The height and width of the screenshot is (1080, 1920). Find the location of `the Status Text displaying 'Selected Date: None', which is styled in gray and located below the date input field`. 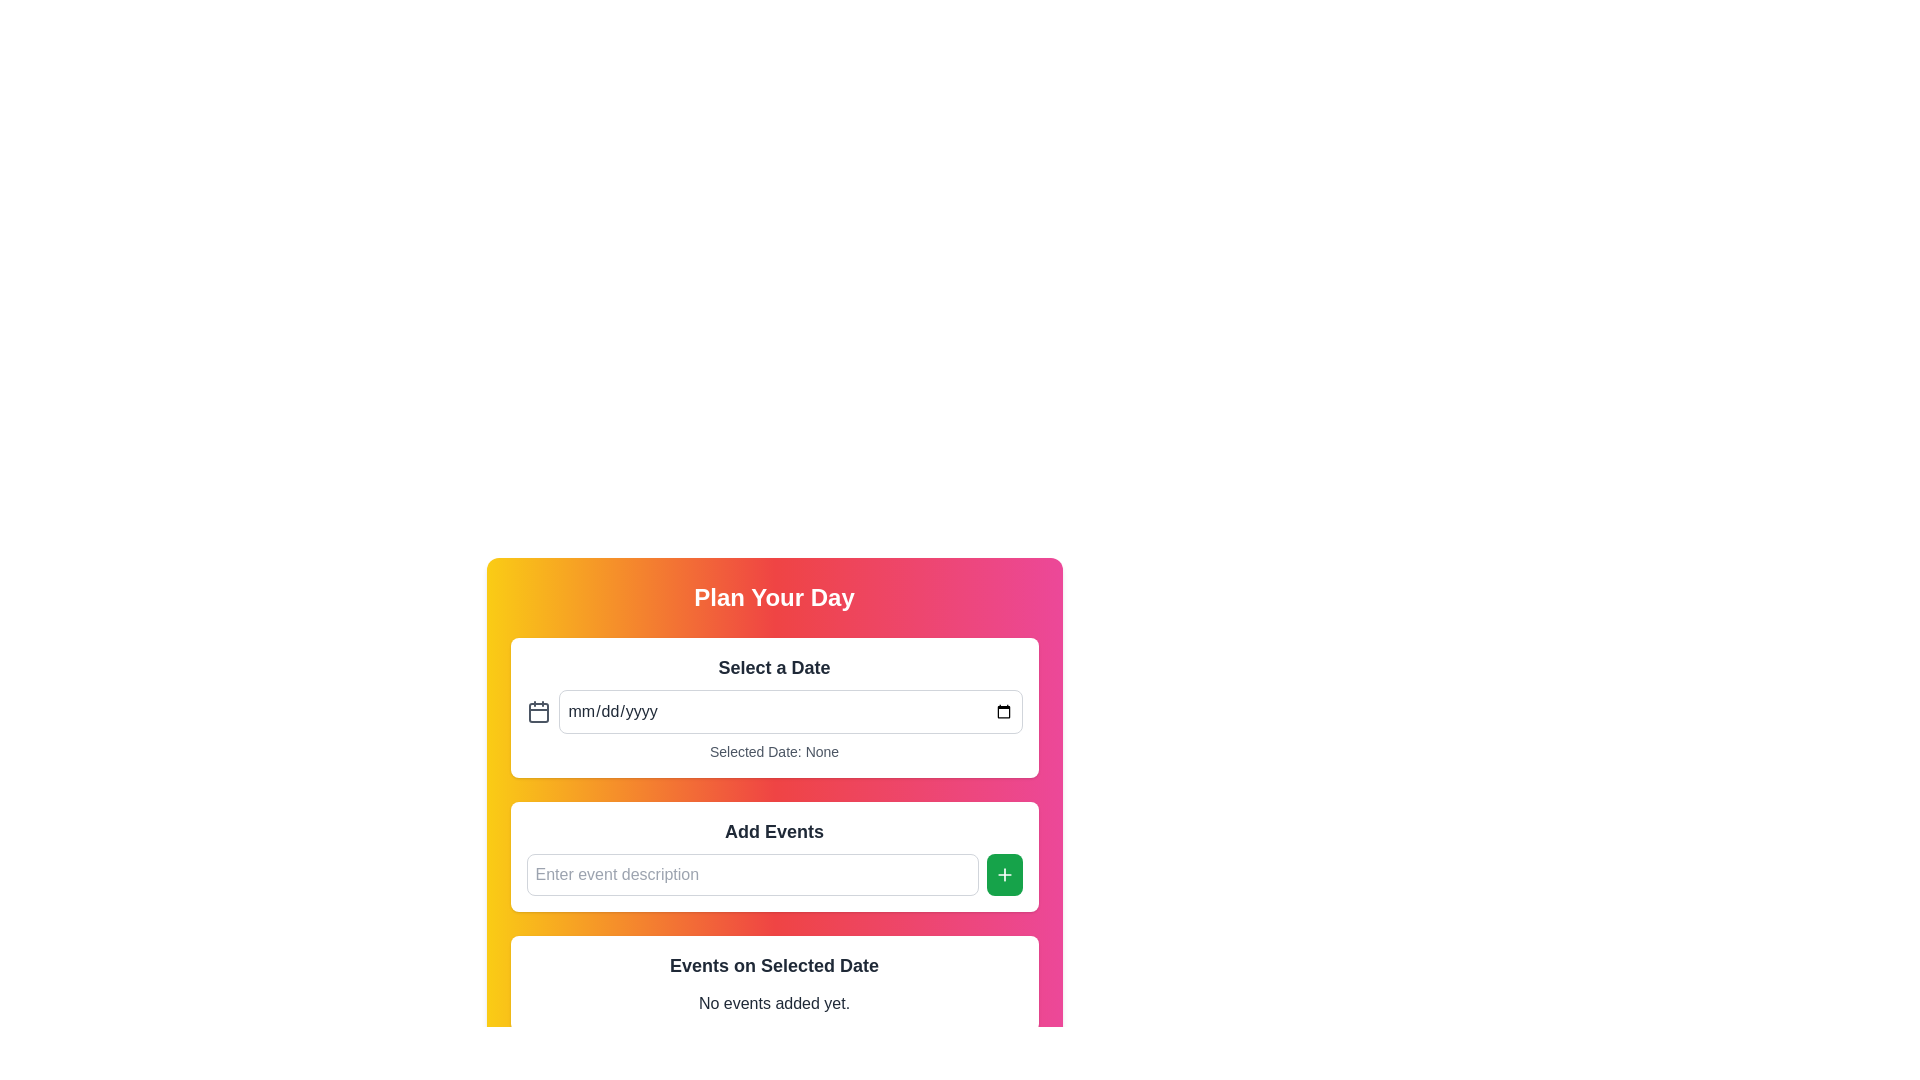

the Status Text displaying 'Selected Date: None', which is styled in gray and located below the date input field is located at coordinates (773, 752).